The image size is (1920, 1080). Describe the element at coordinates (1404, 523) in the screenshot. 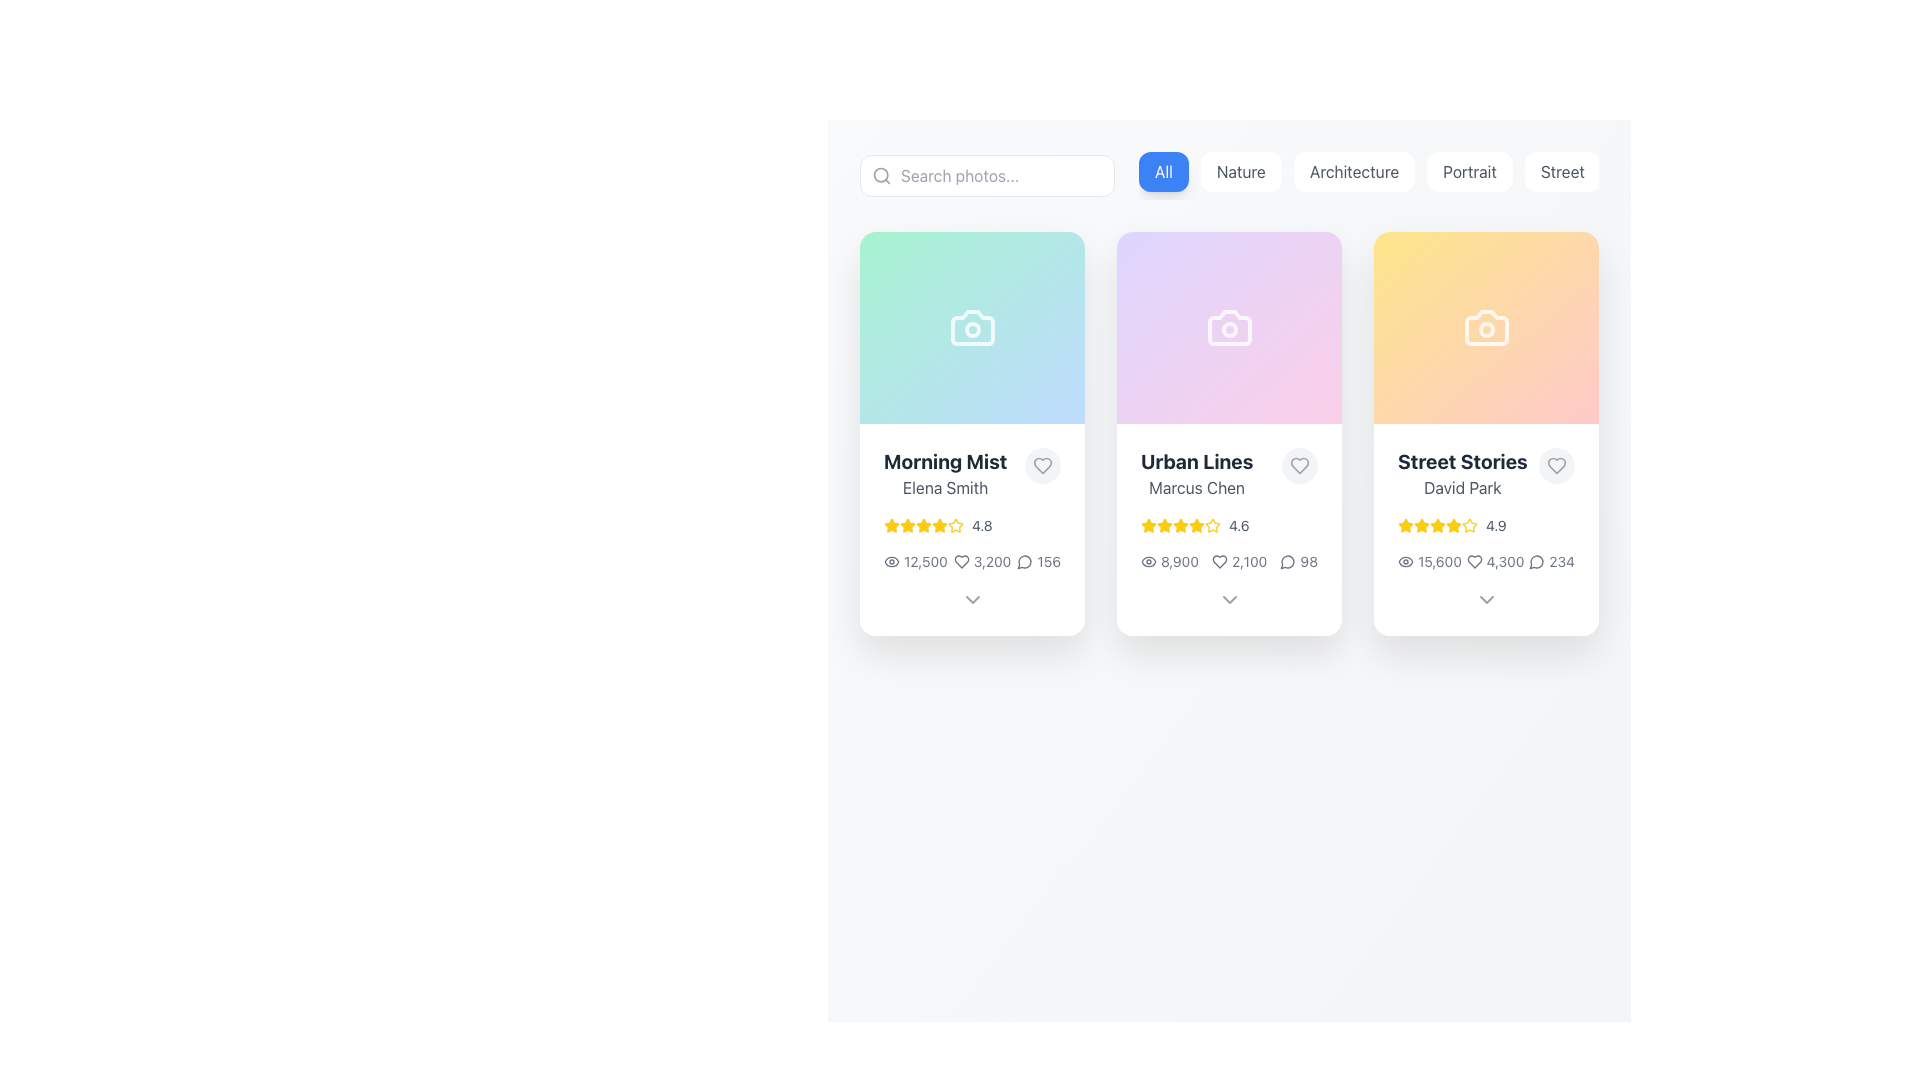

I see `the third star icon in the rating system of the 'Street Stories' card to interact with the rating function` at that location.